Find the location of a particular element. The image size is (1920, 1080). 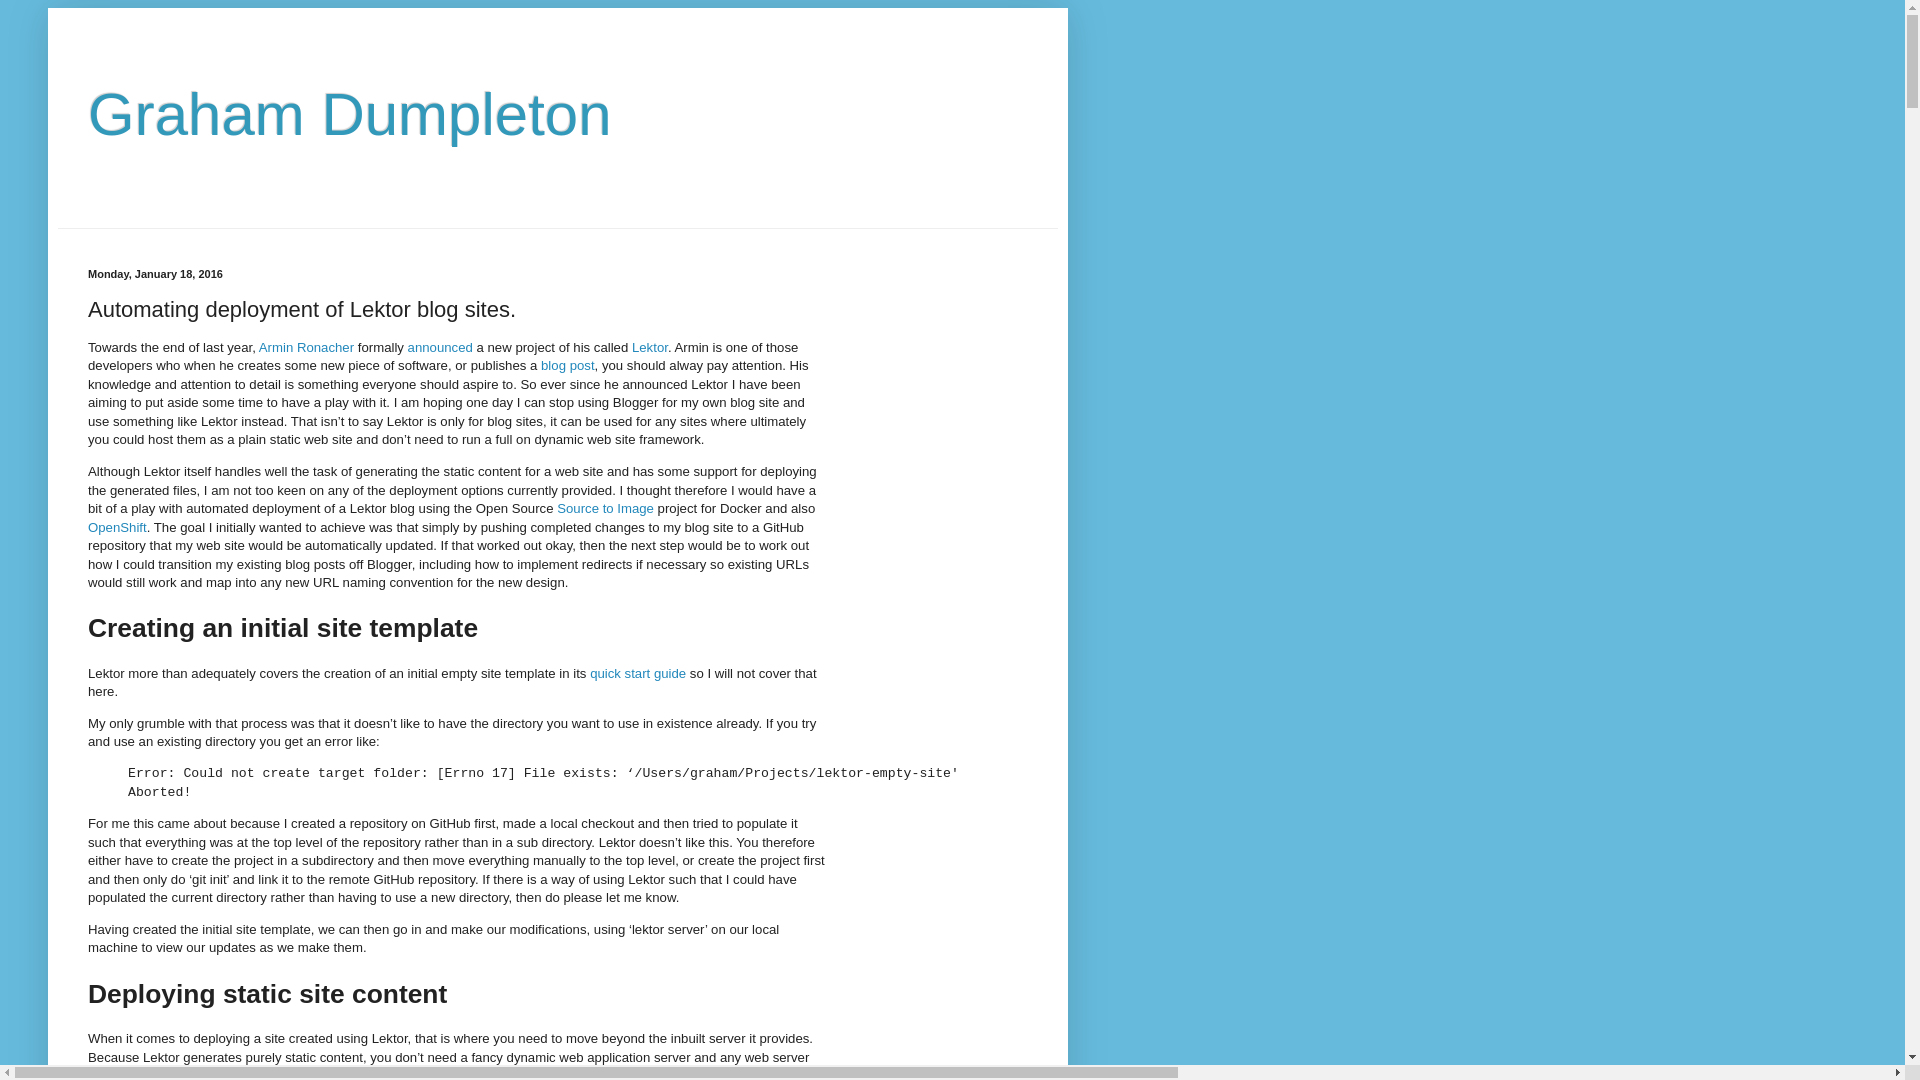

'Lektor' is located at coordinates (631, 346).